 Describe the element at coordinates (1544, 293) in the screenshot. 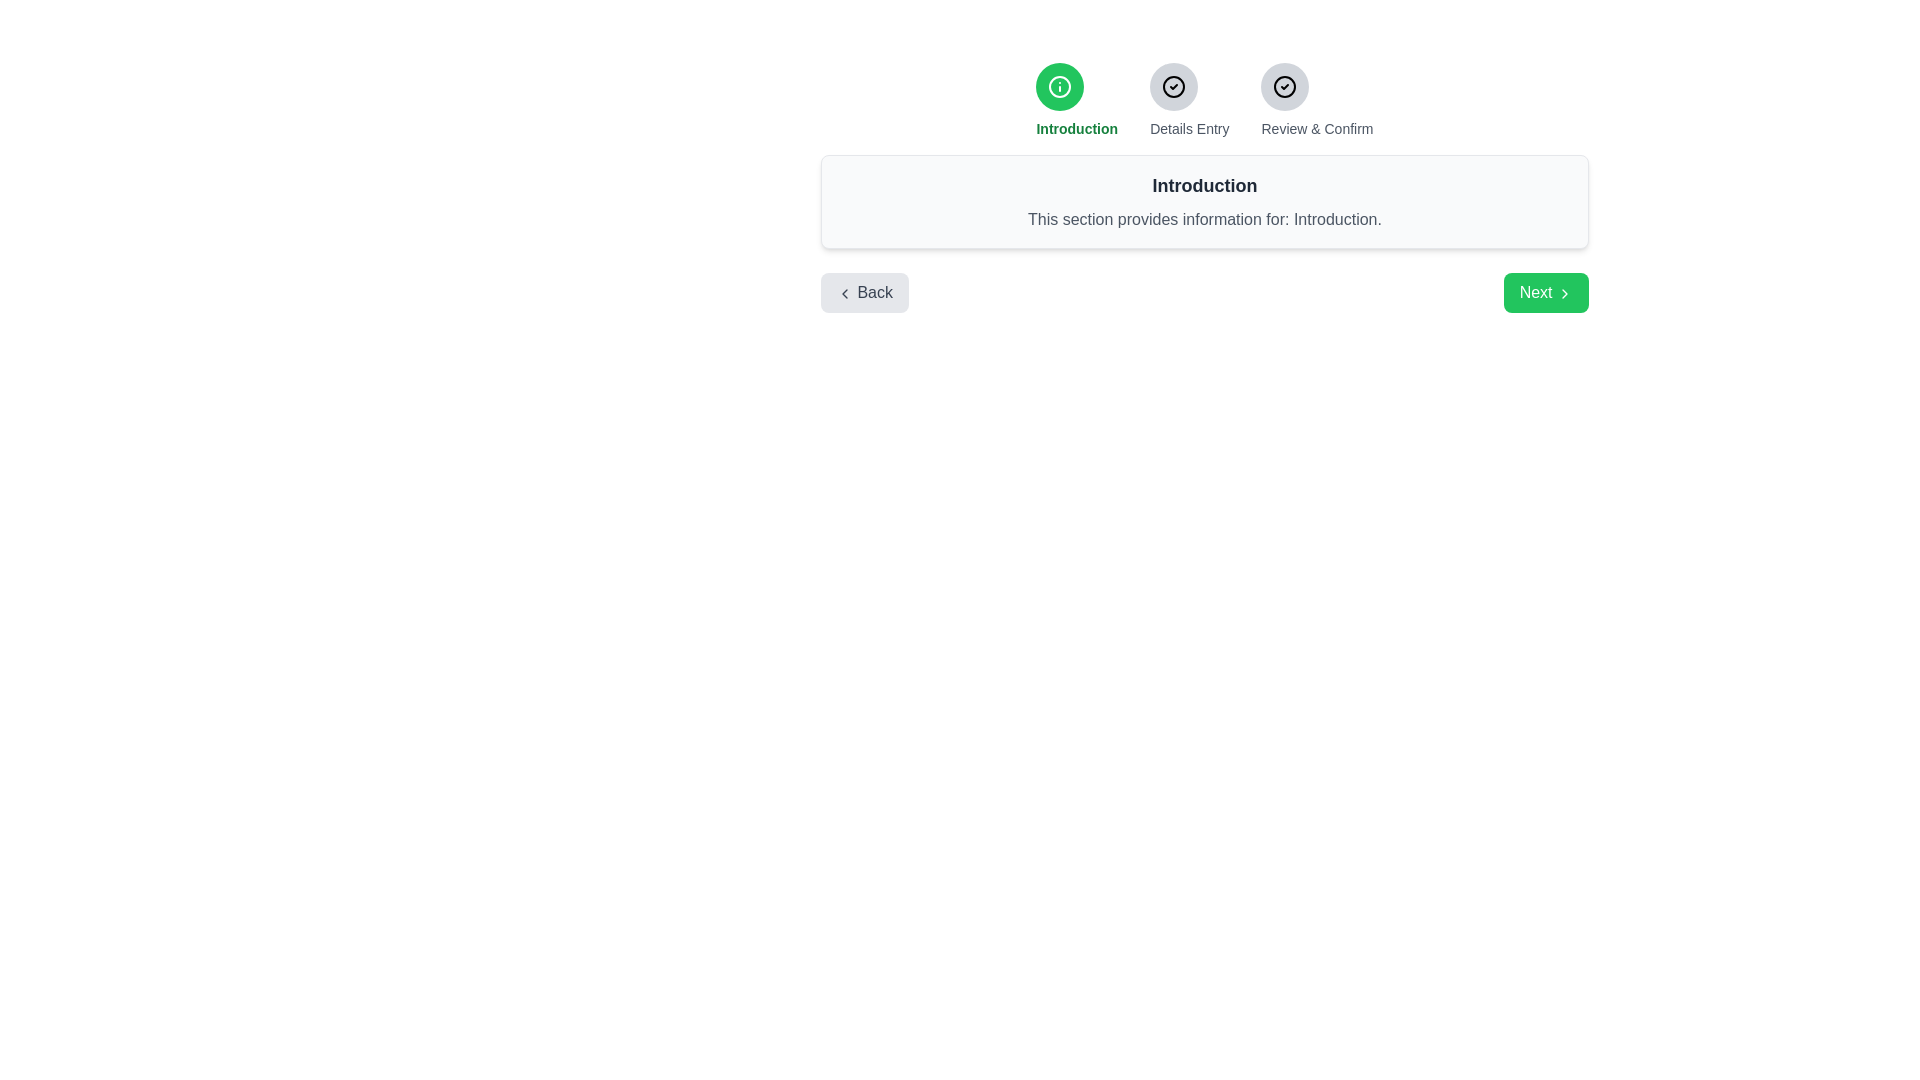

I see `the 'Next' button to navigate to the next step` at that location.